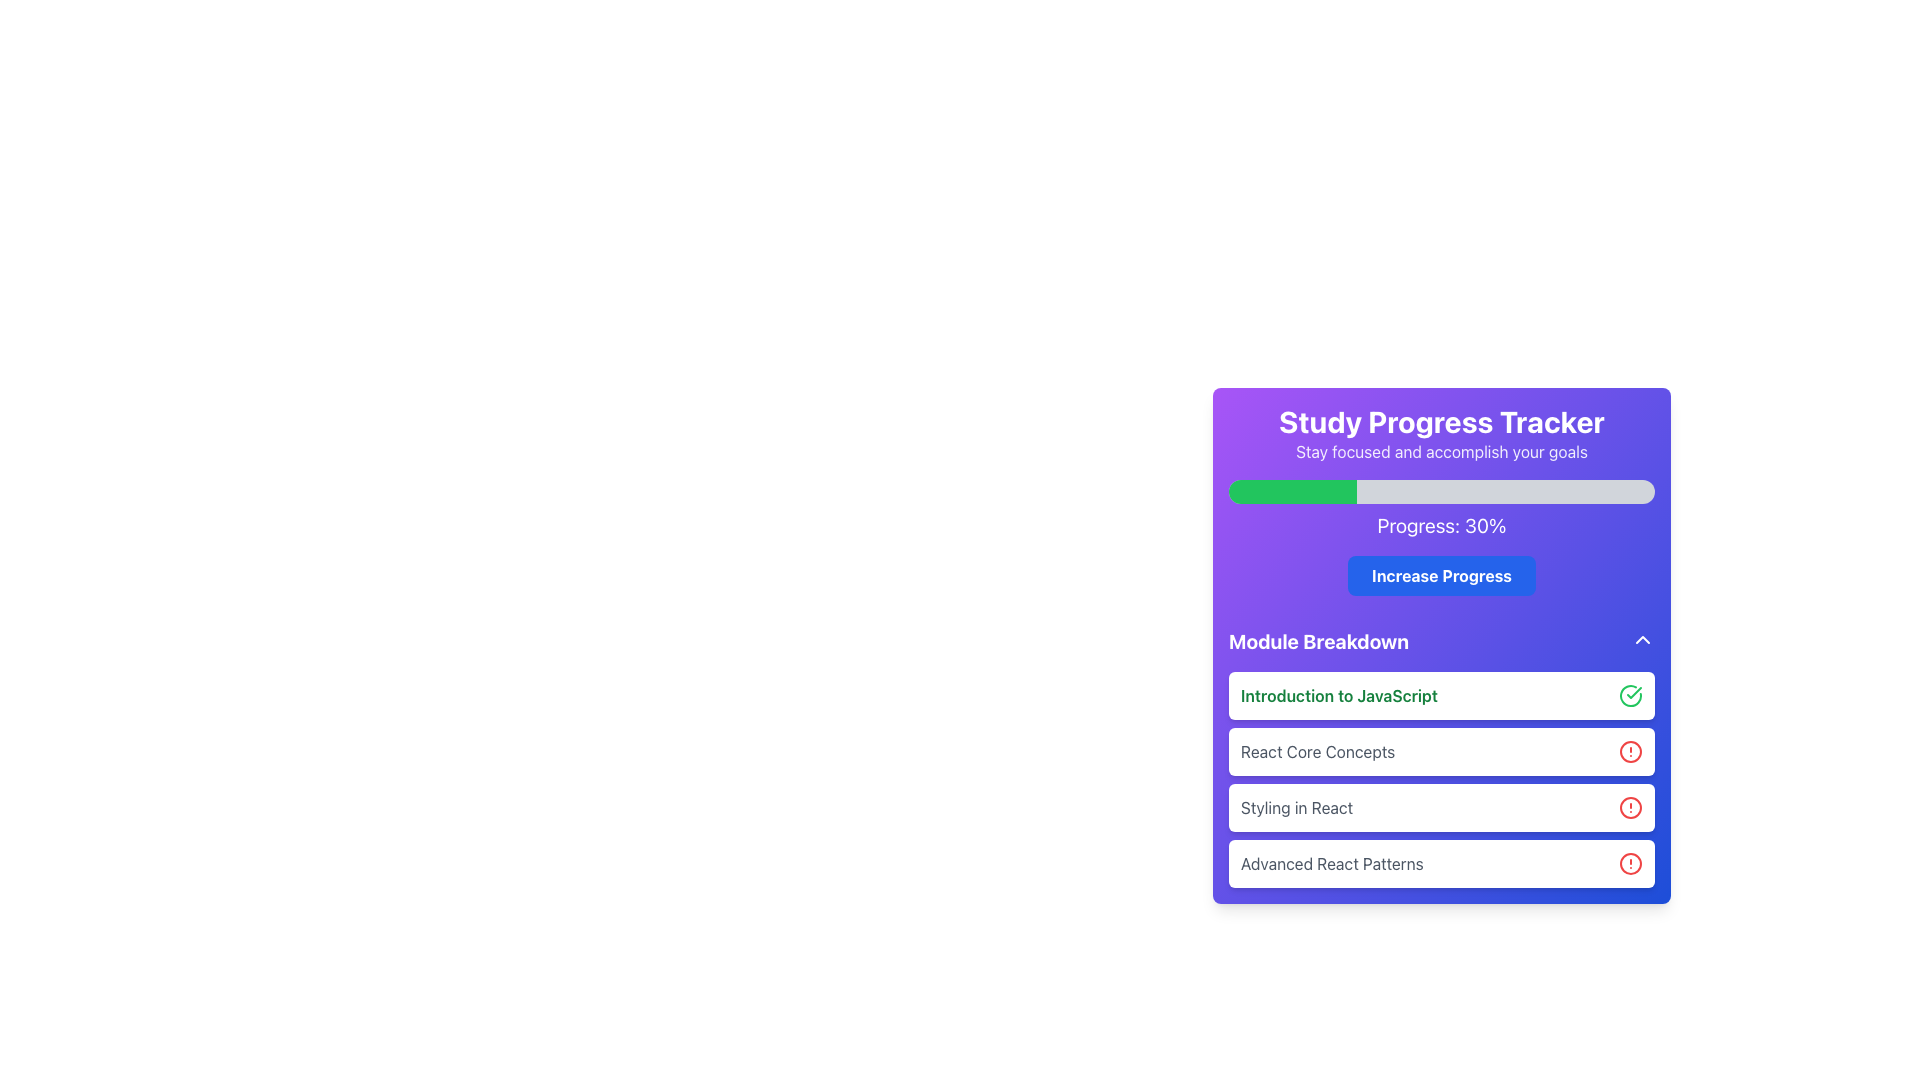  What do you see at coordinates (1339, 694) in the screenshot?
I see `the text label representing the title of a learning module located under the 'Module Breakdown' section, which is the first listing in the vertical list of modules` at bounding box center [1339, 694].